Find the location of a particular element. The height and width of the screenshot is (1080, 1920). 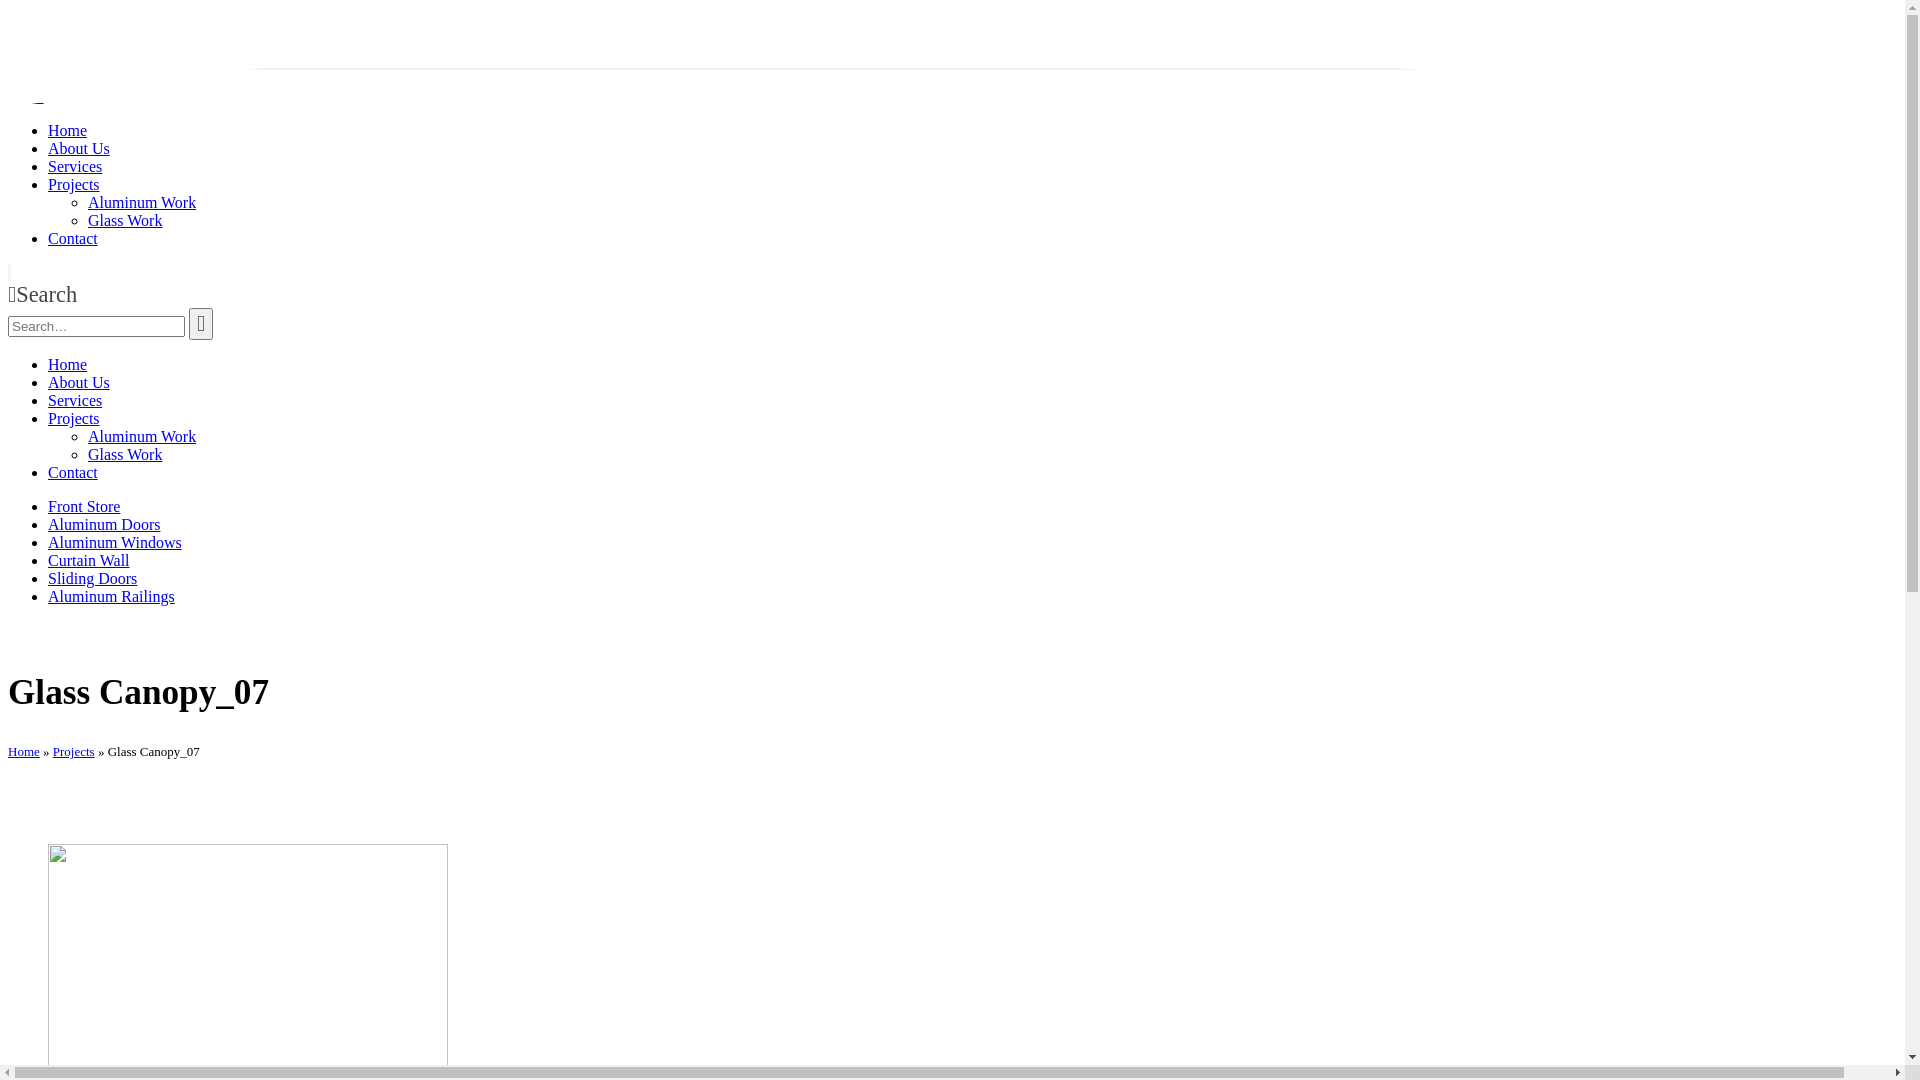

'Glass Work' is located at coordinates (123, 220).